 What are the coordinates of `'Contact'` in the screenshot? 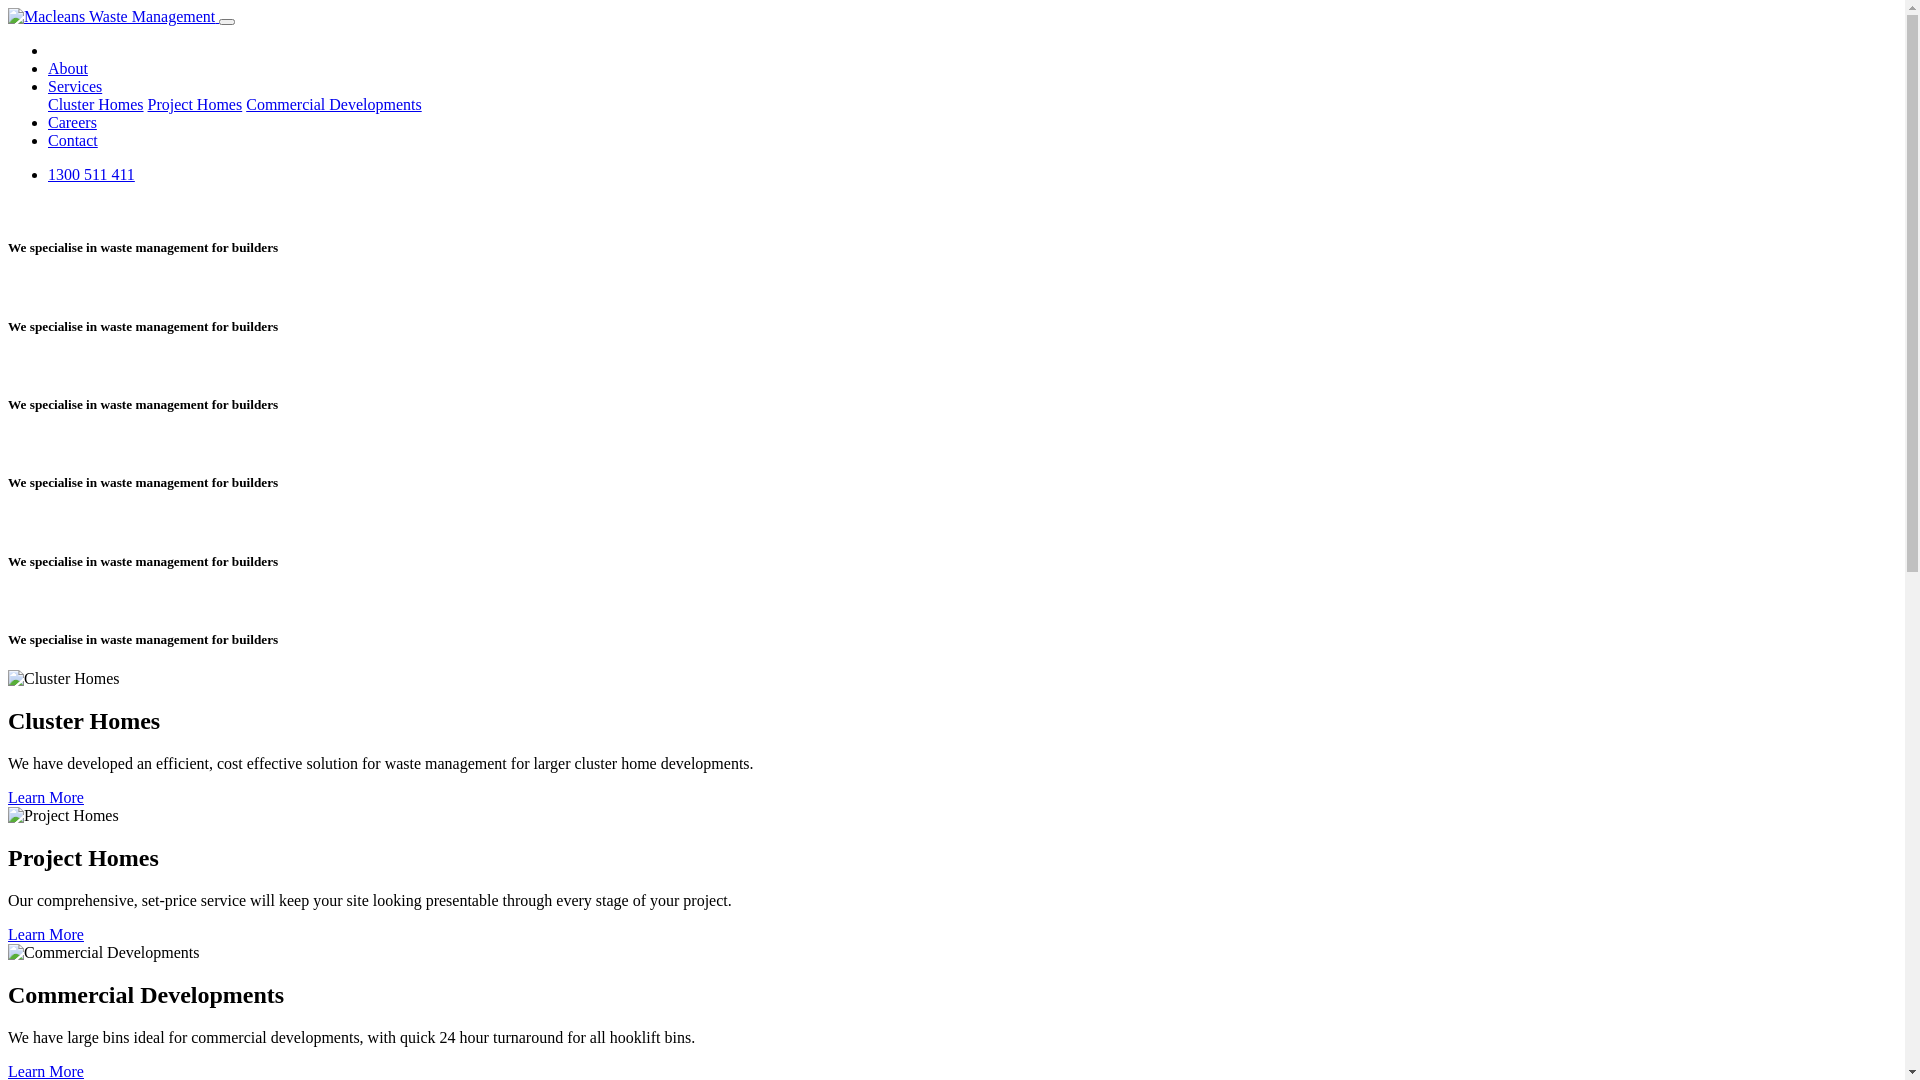 It's located at (72, 139).